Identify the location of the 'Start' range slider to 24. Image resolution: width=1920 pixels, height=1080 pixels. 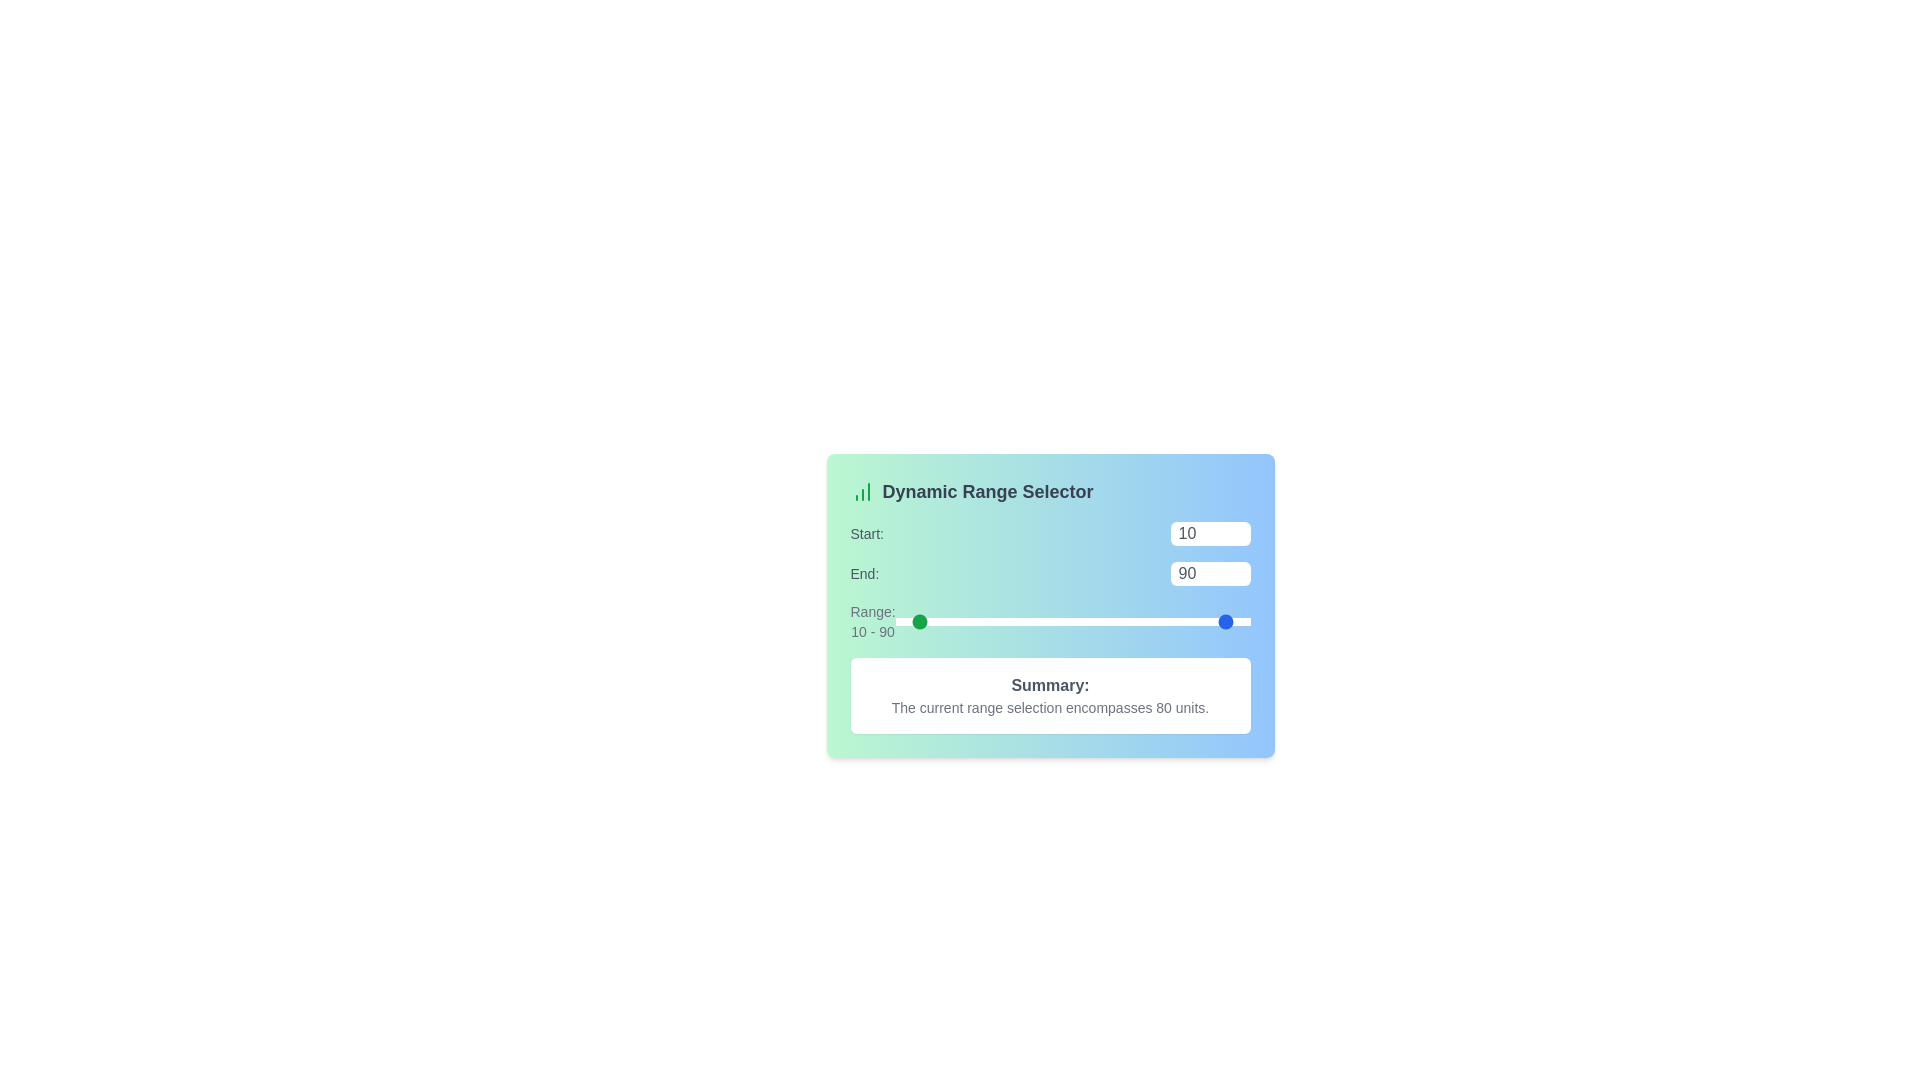
(937, 620).